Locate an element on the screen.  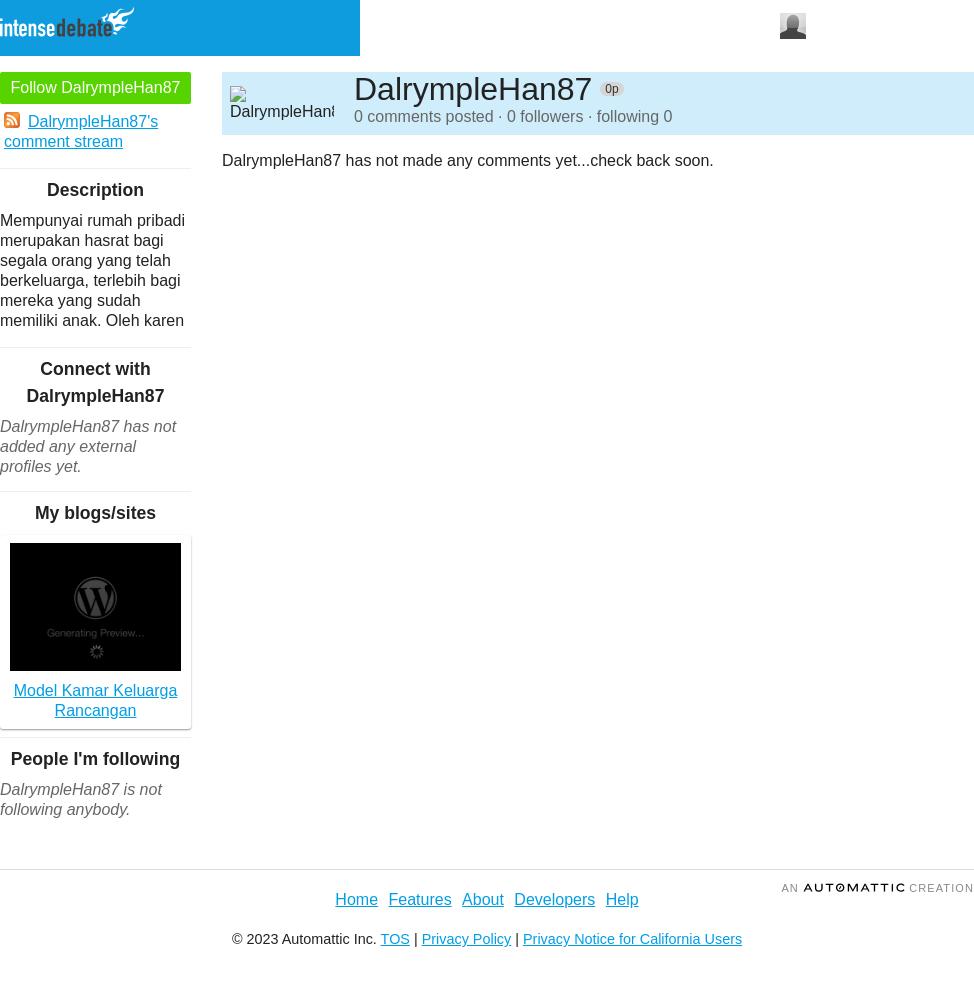
'Help' is located at coordinates (620, 898).